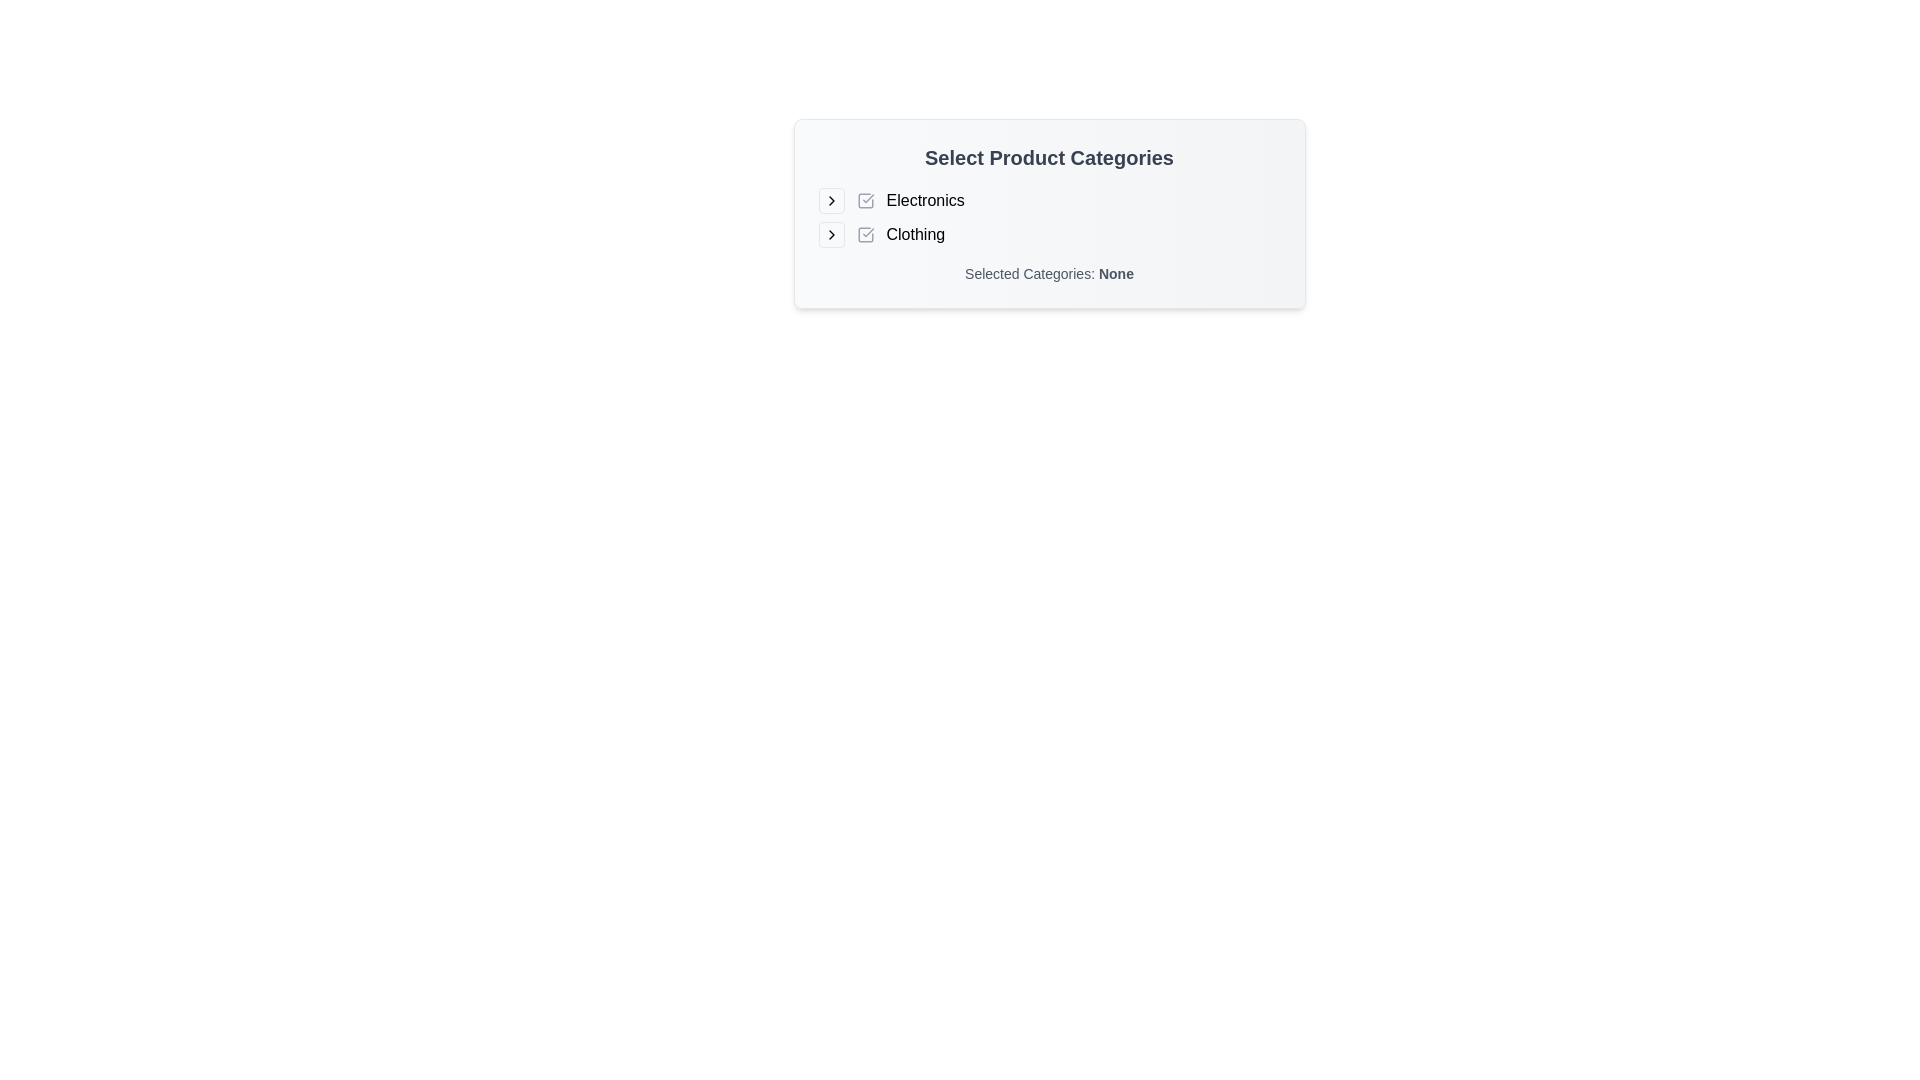 The height and width of the screenshot is (1080, 1920). Describe the element at coordinates (1048, 157) in the screenshot. I see `the Header text that serves as a heading for the section, positioned above the selectable categories 'Electronics' and 'Clothing'` at that location.